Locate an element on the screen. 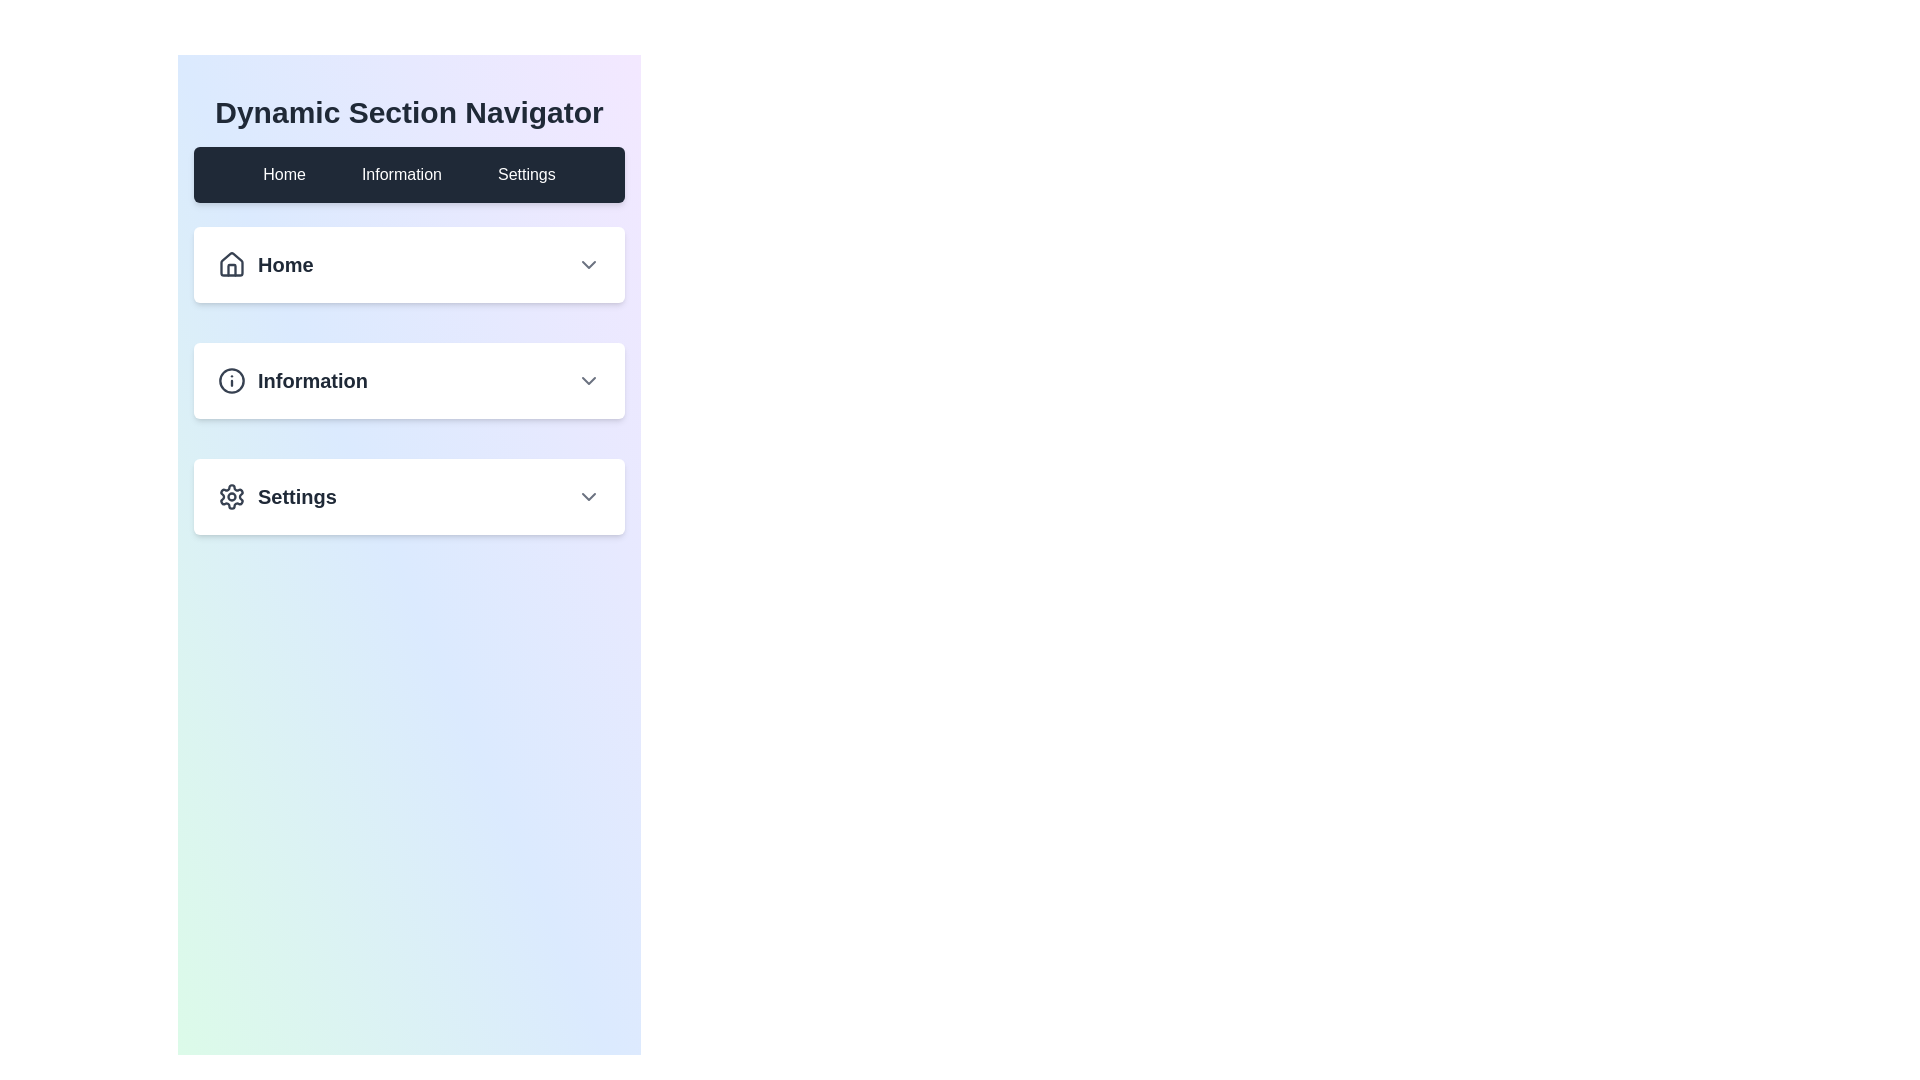 The width and height of the screenshot is (1920, 1080). 'Settings' label in bold gray font, which is part of the third navigational option in the sidebar under the 'Information' section is located at coordinates (296, 496).